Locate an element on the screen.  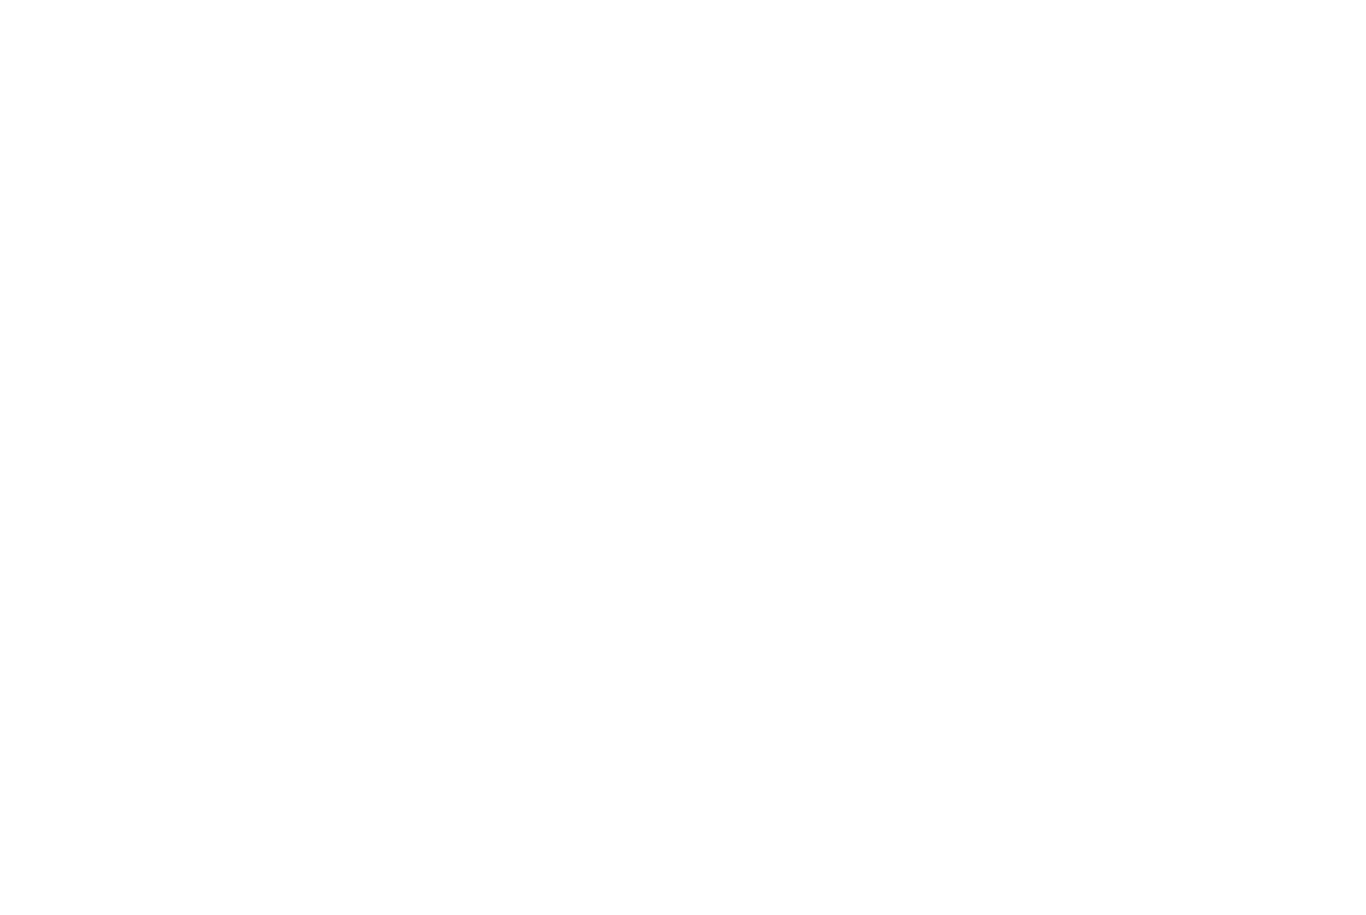
'Home' is located at coordinates (623, 416).